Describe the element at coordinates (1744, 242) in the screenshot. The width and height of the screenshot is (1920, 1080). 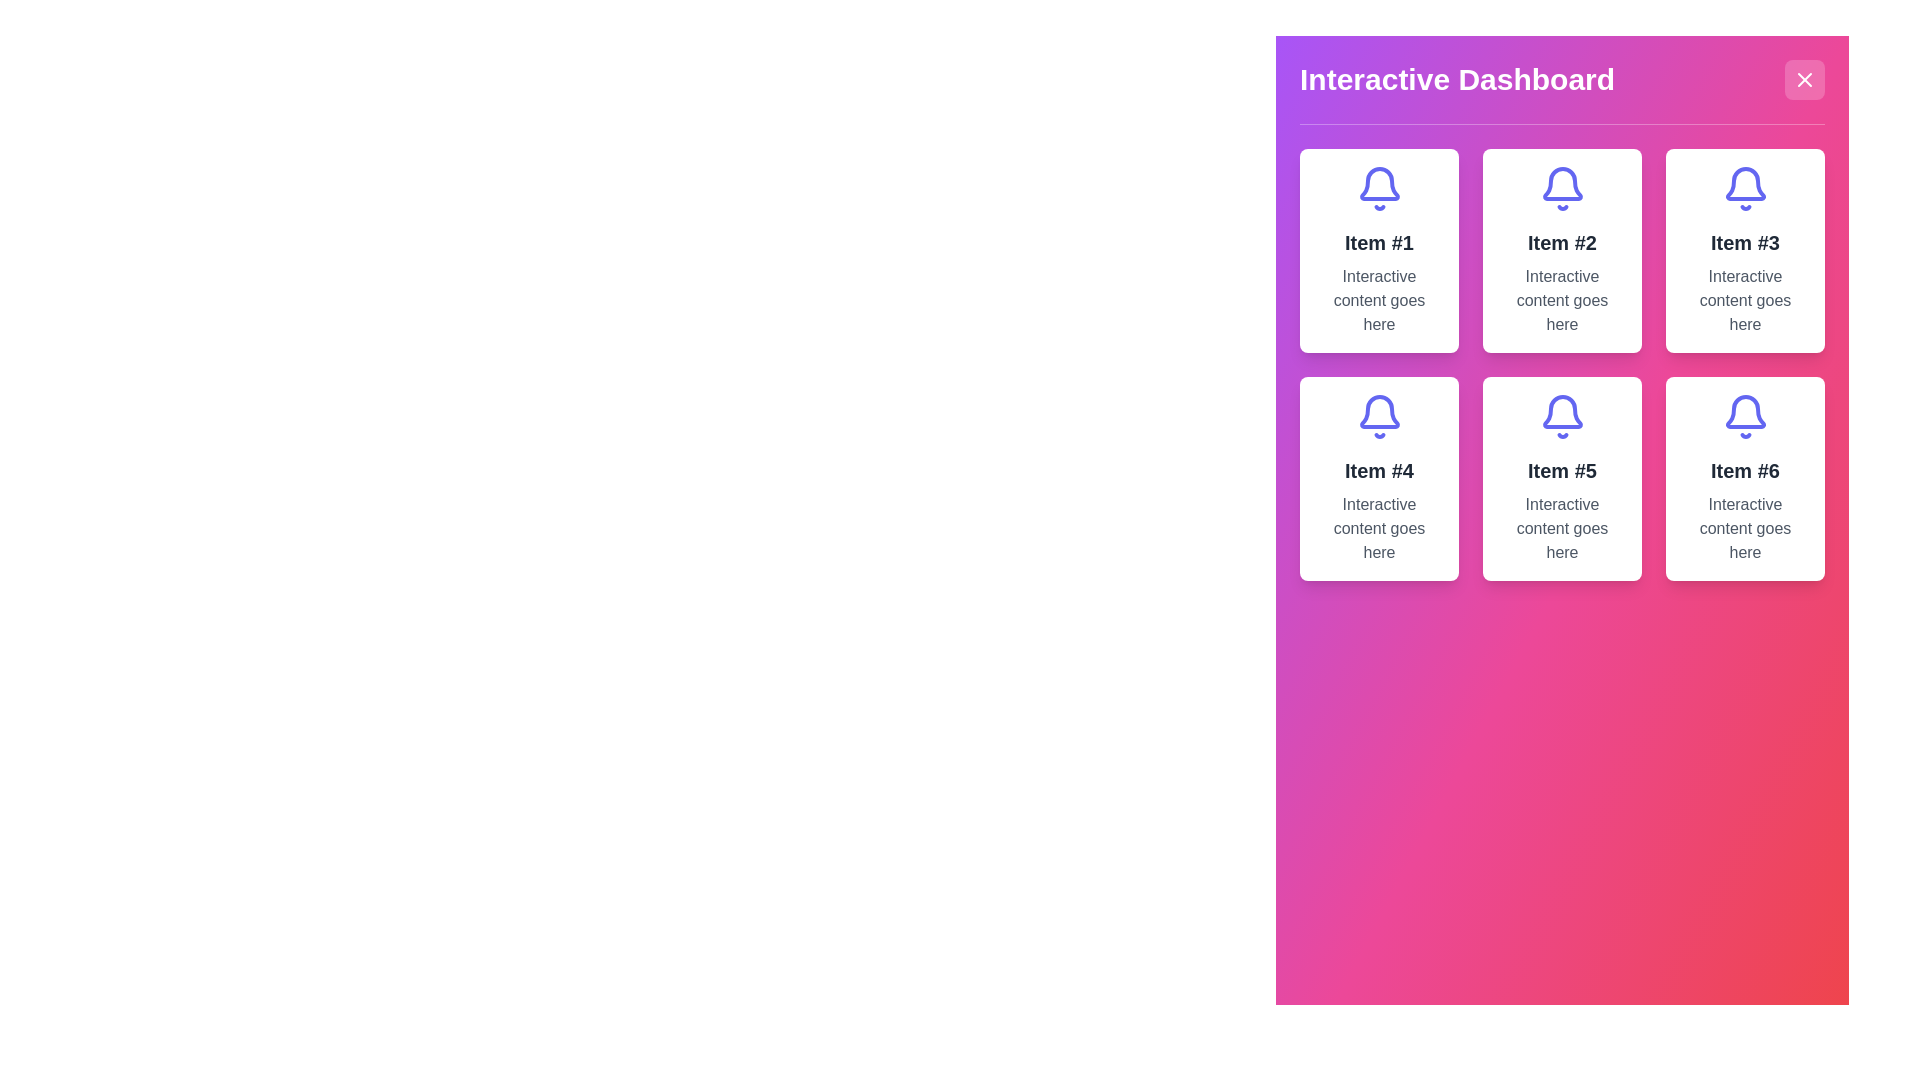
I see `the card containing the text 'Item #3' displayed in bold dark gray font` at that location.